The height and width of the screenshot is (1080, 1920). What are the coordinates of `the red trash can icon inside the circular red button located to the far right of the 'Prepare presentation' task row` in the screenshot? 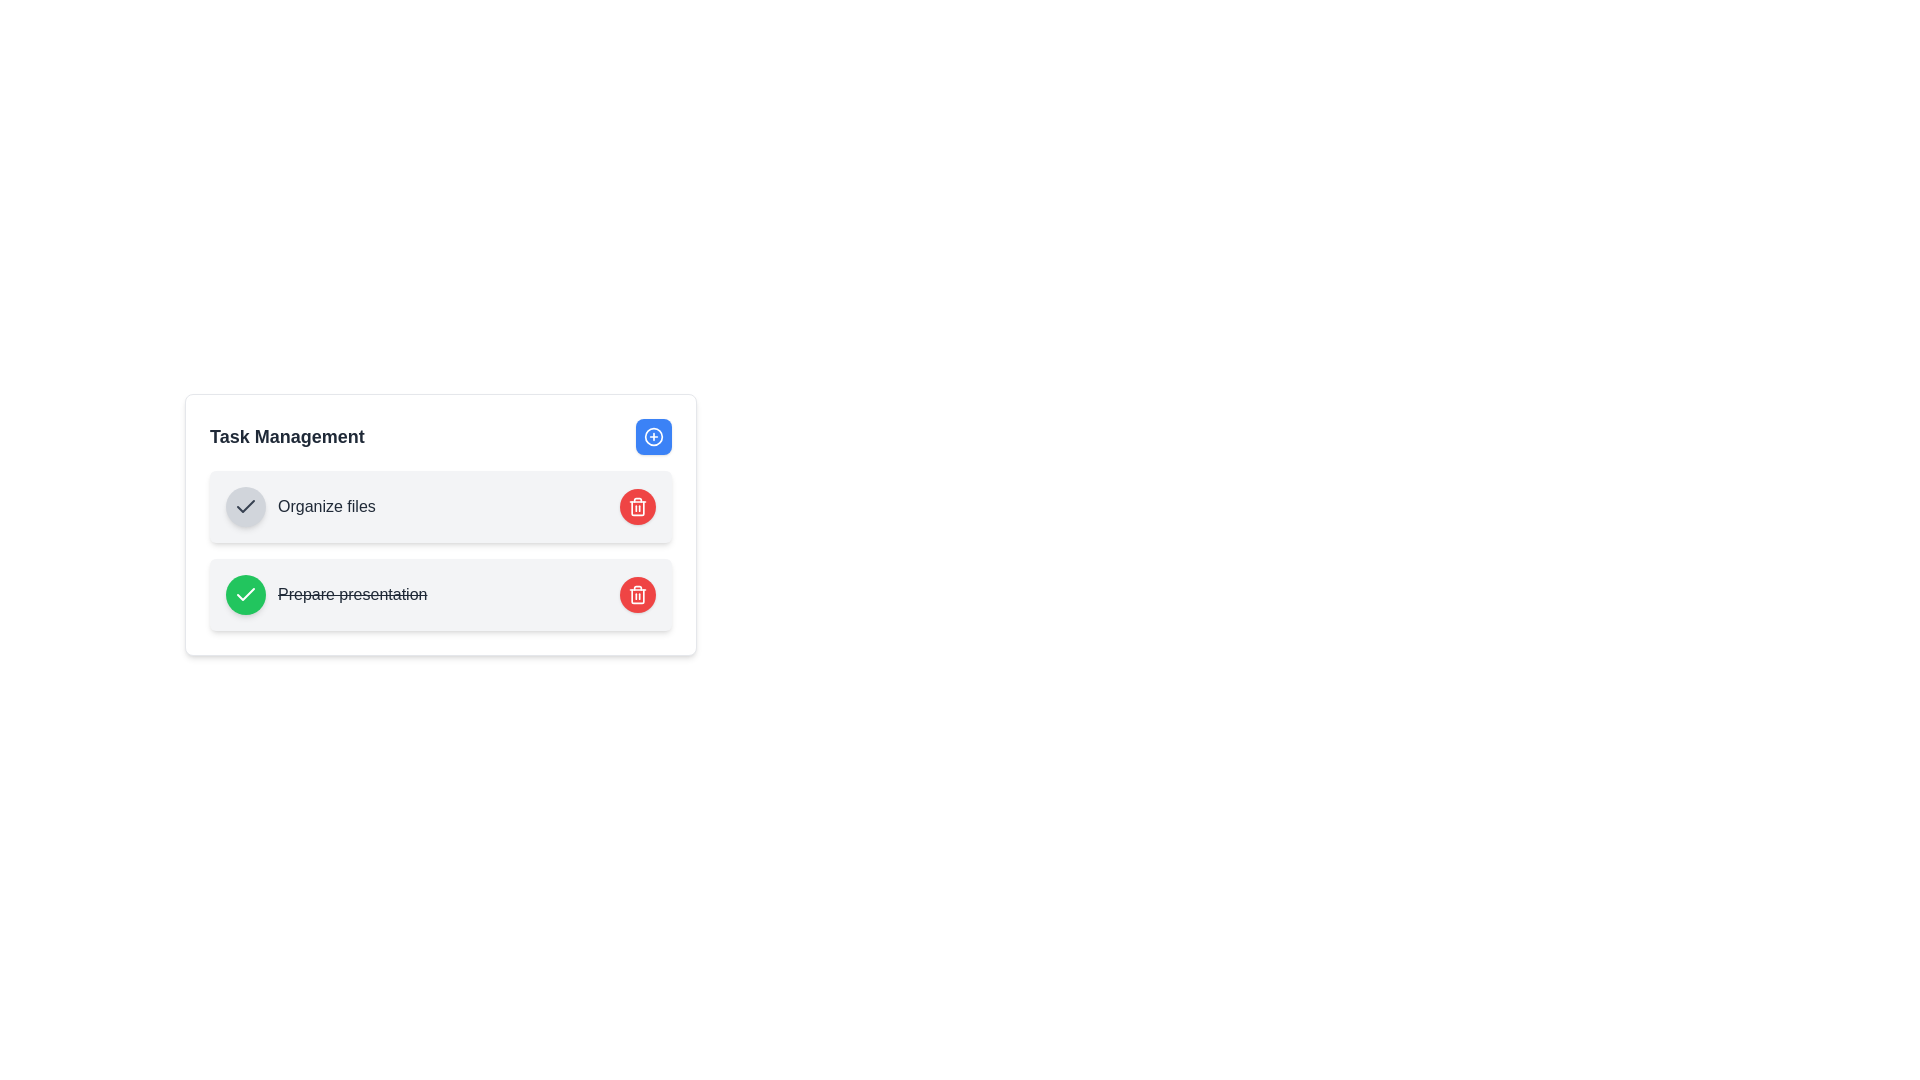 It's located at (637, 593).